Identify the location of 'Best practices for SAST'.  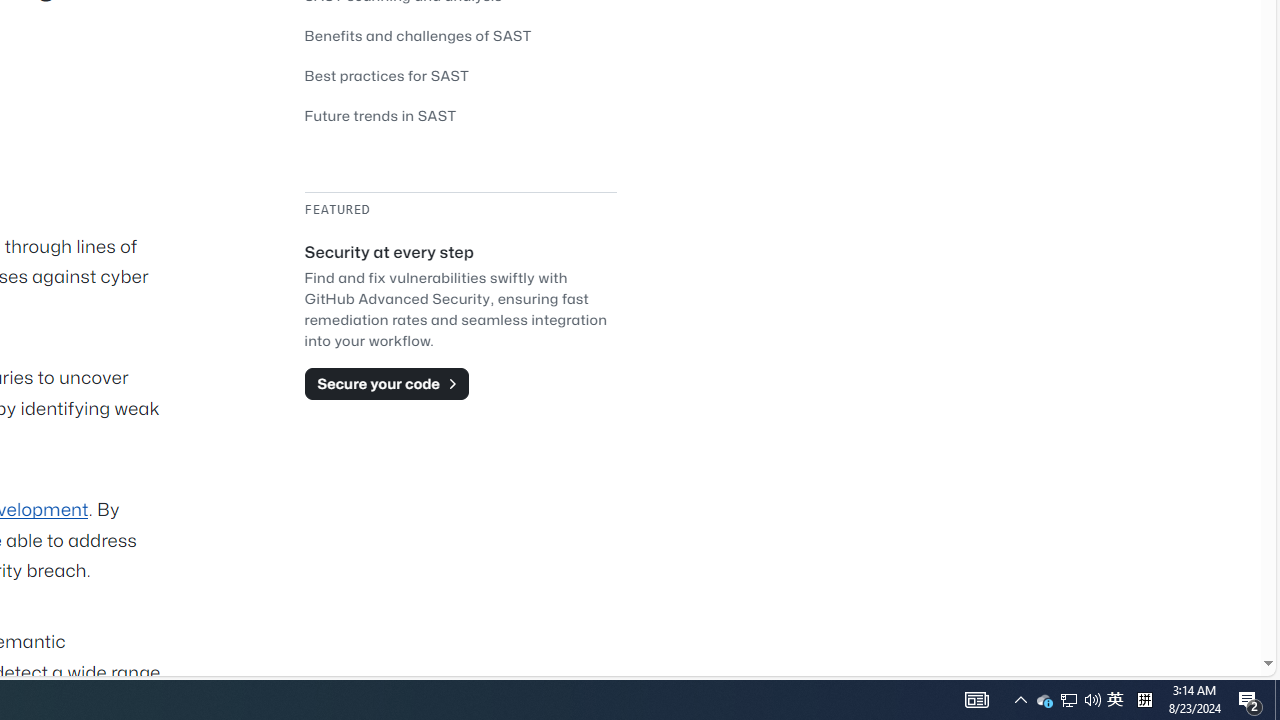
(459, 74).